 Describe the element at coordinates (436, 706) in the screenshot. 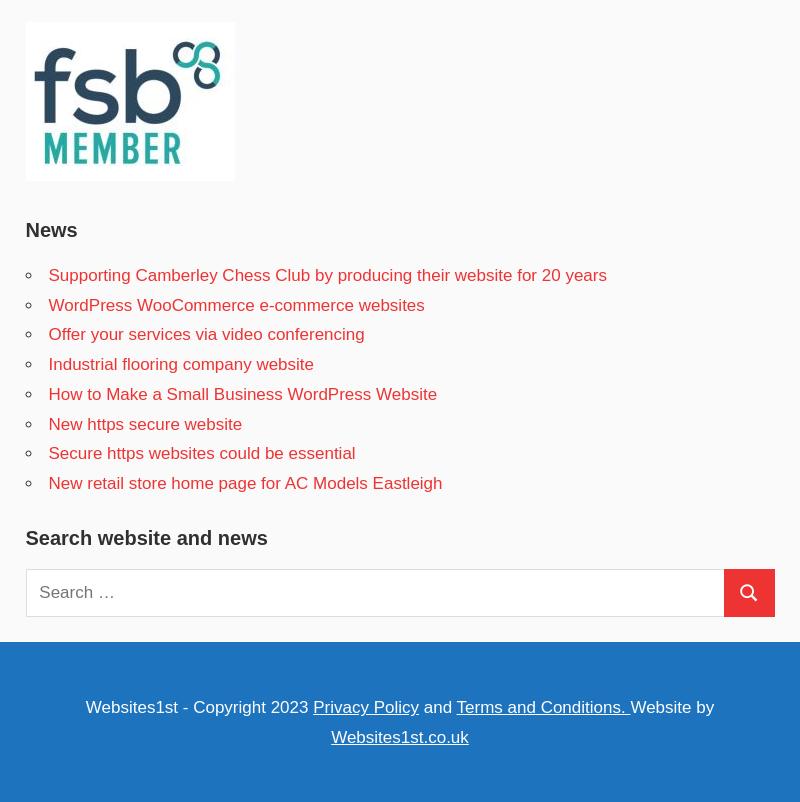

I see `'and'` at that location.